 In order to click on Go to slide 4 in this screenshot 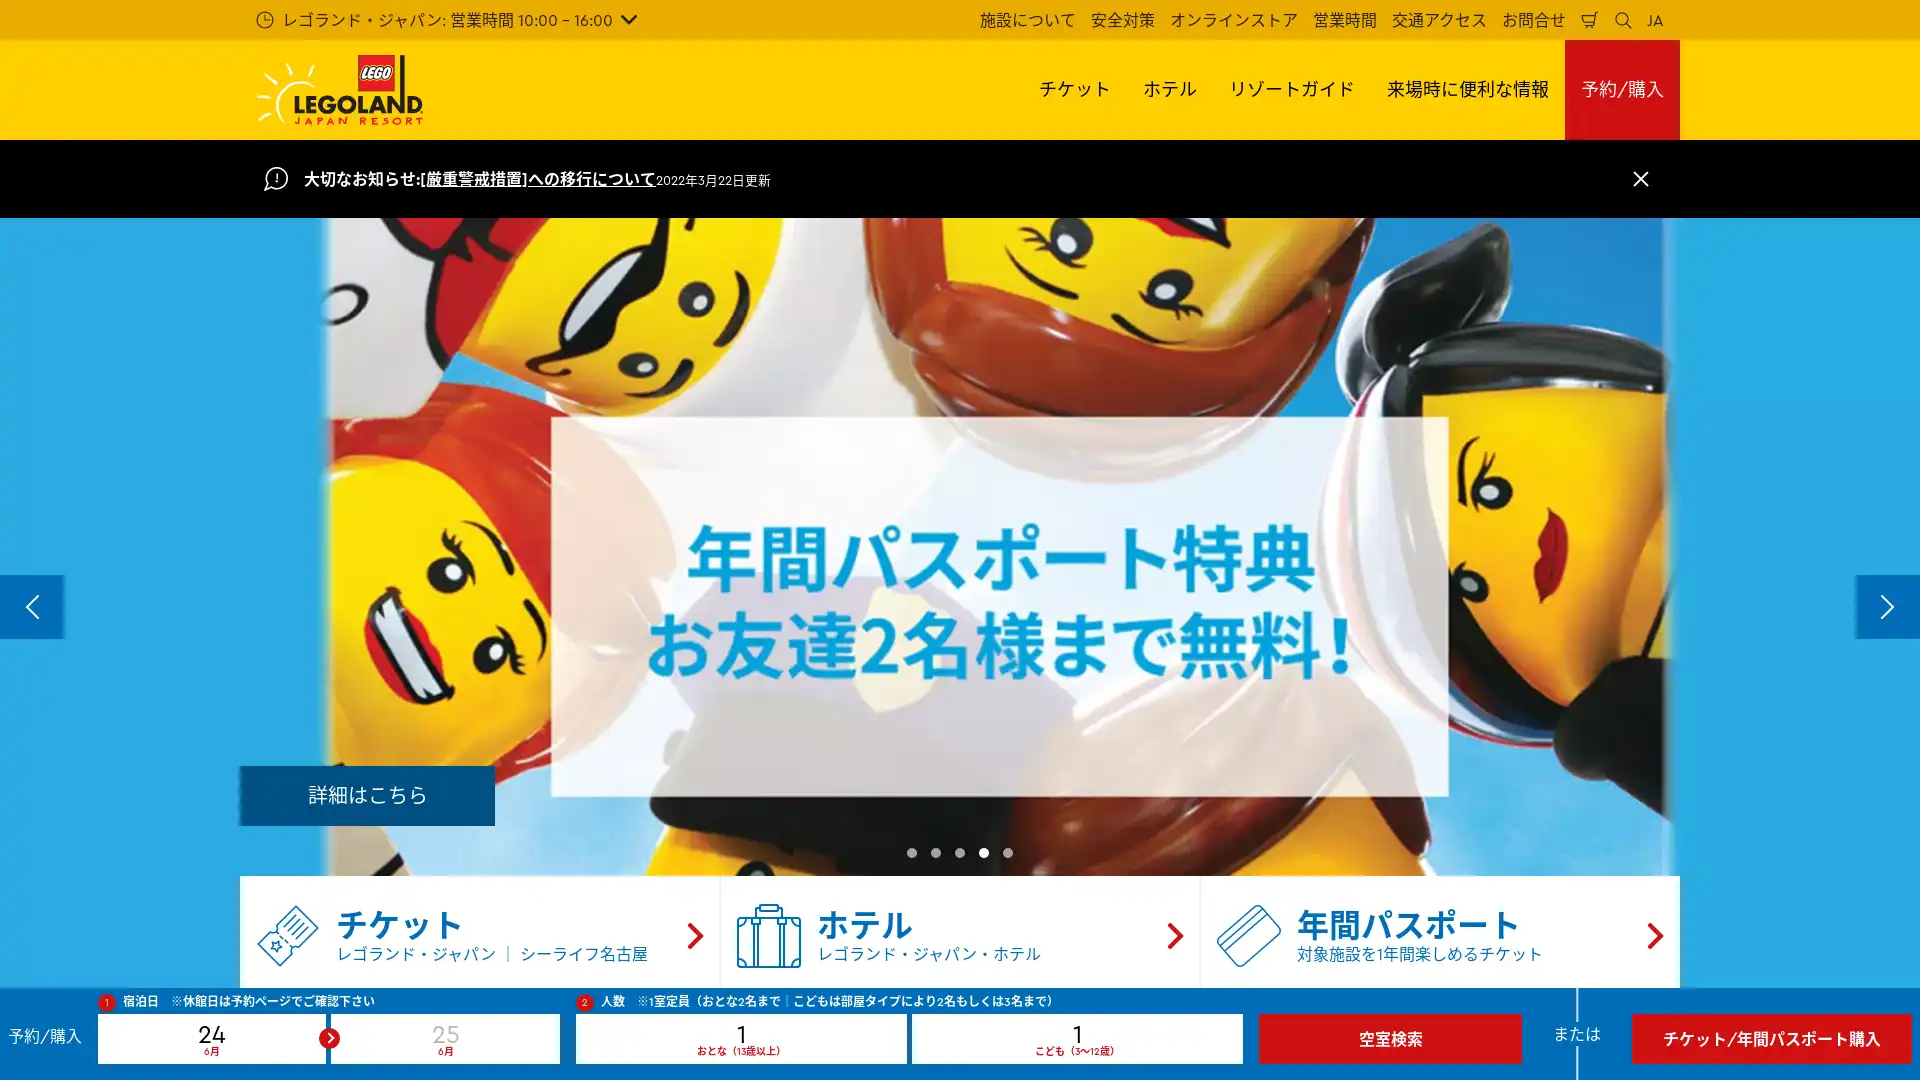, I will do `click(983, 852)`.